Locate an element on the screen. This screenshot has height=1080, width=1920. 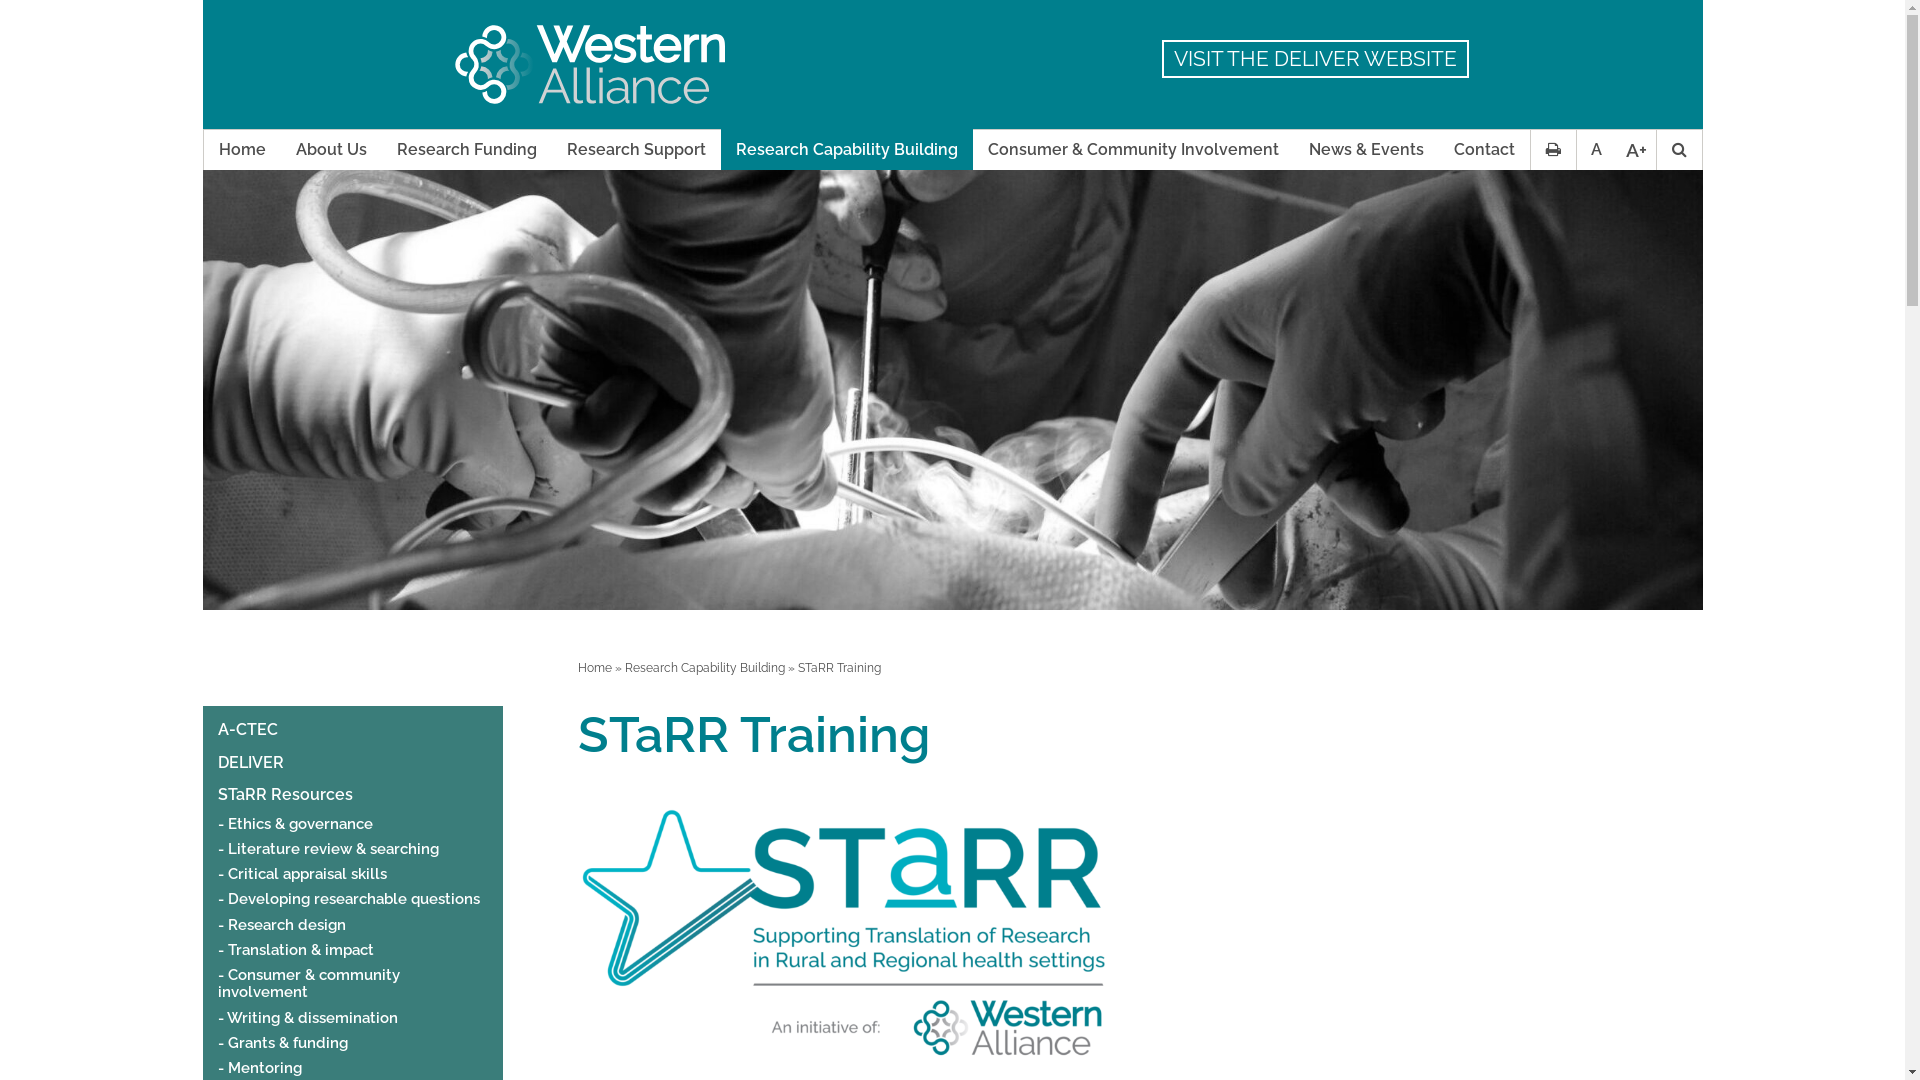
'Research Capability Building' is located at coordinates (704, 667).